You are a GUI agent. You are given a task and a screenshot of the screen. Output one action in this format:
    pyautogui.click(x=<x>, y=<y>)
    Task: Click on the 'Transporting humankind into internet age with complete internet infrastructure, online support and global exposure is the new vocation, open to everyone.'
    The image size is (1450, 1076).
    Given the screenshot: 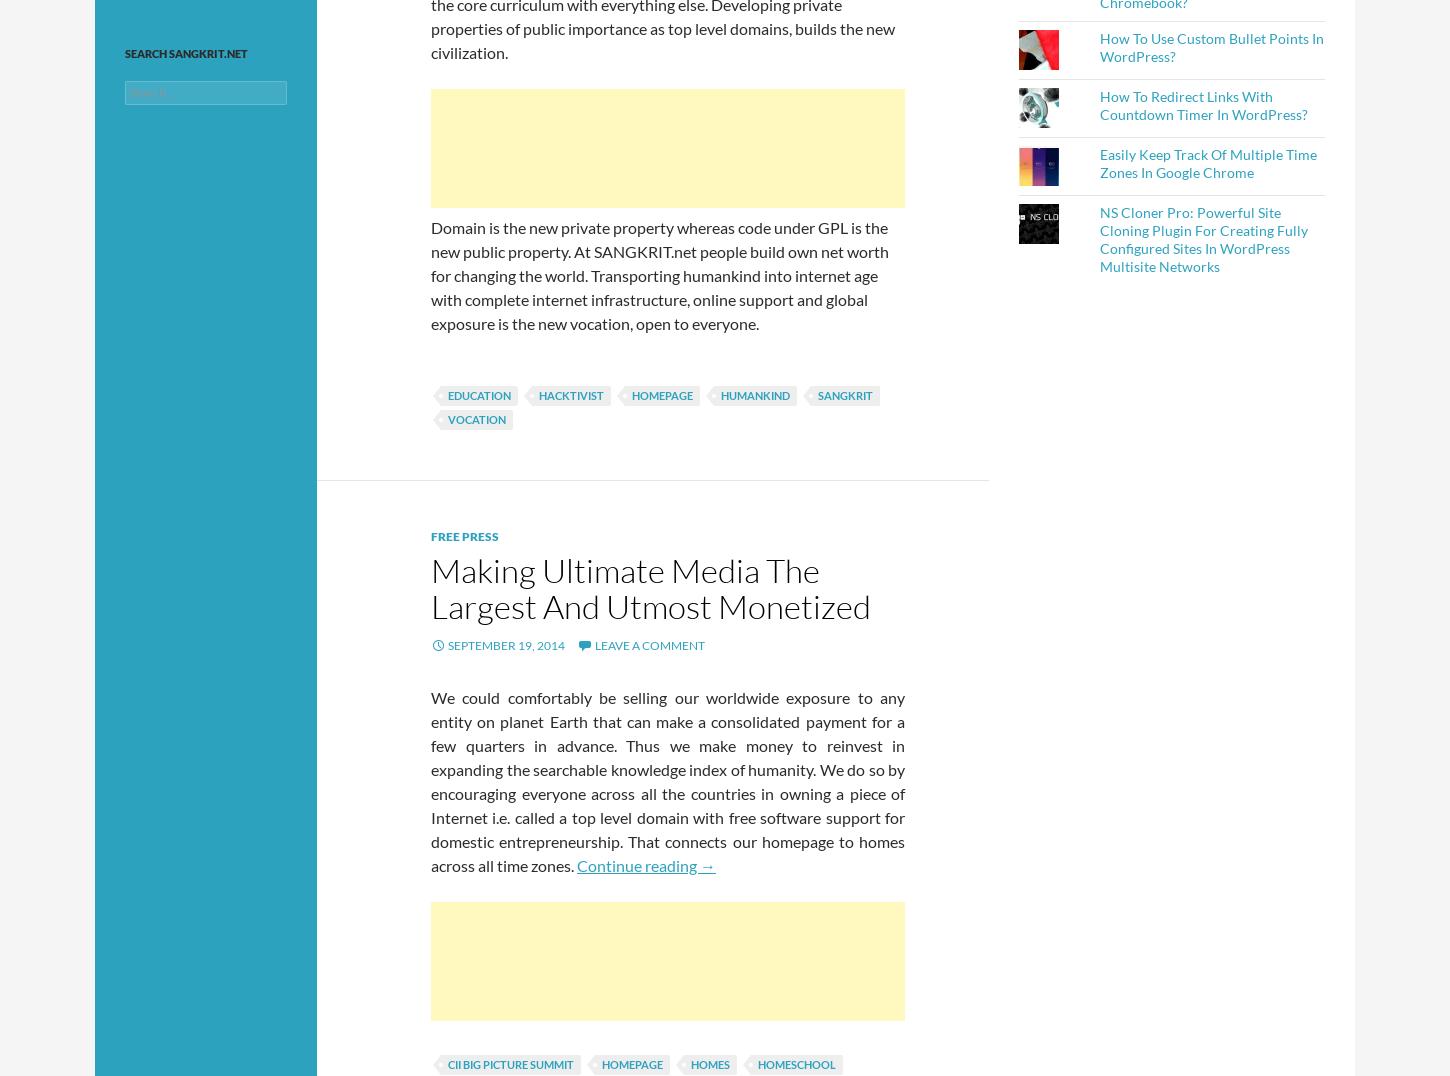 What is the action you would take?
    pyautogui.click(x=429, y=298)
    